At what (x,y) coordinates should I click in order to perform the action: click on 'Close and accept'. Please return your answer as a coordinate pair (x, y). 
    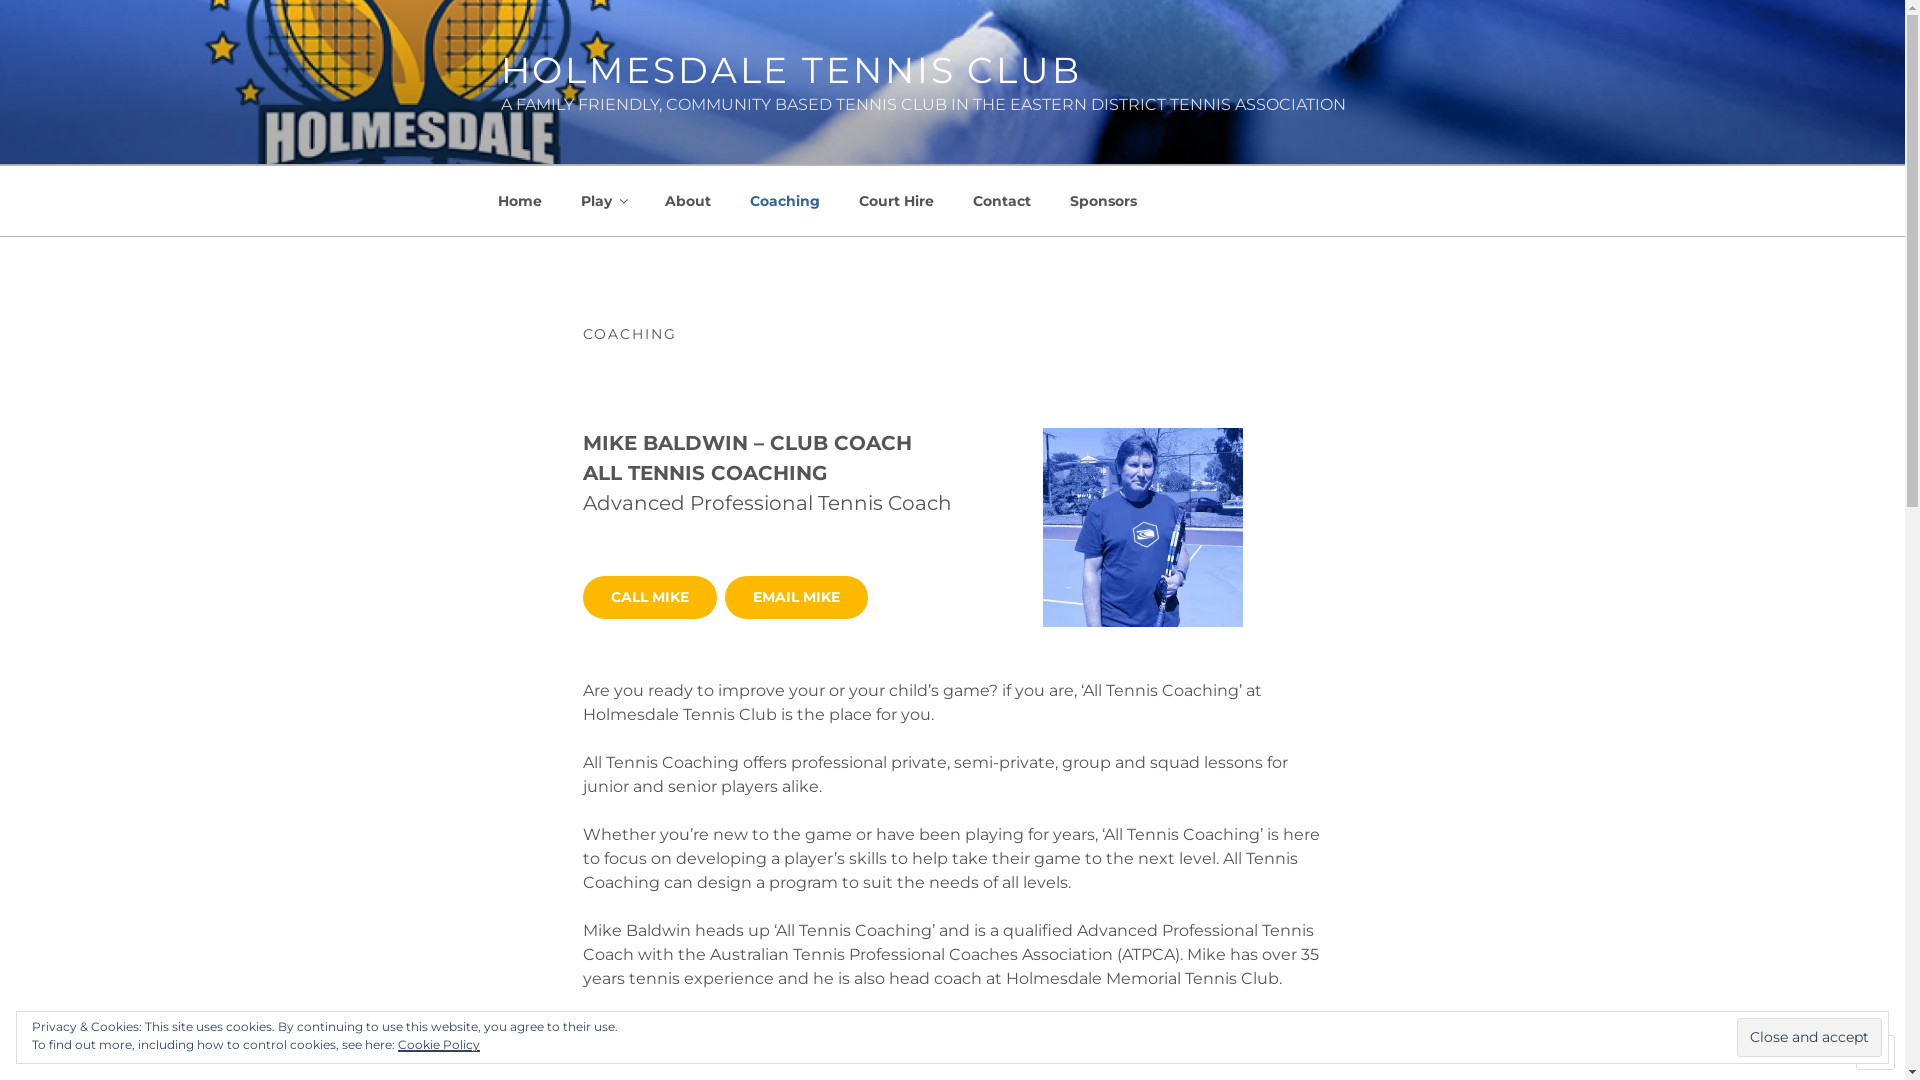
    Looking at the image, I should click on (1809, 1036).